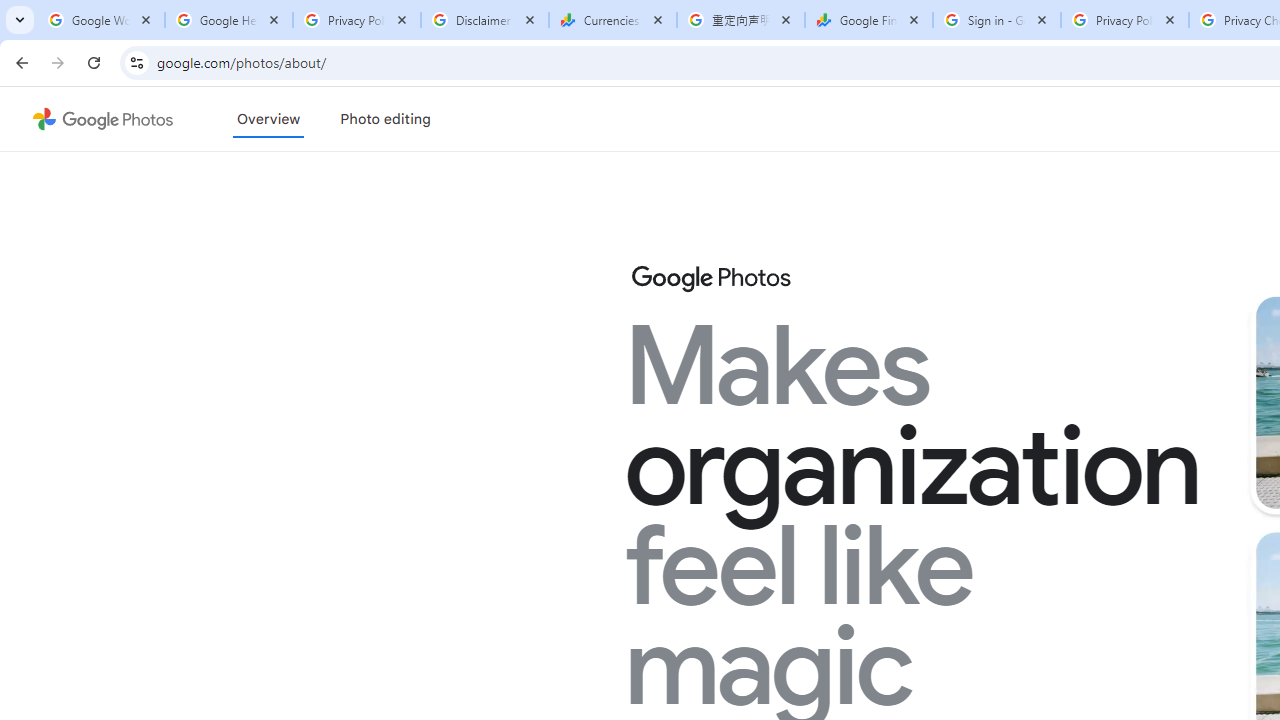  What do you see at coordinates (997, 20) in the screenshot?
I see `'Sign in - Google Accounts'` at bounding box center [997, 20].